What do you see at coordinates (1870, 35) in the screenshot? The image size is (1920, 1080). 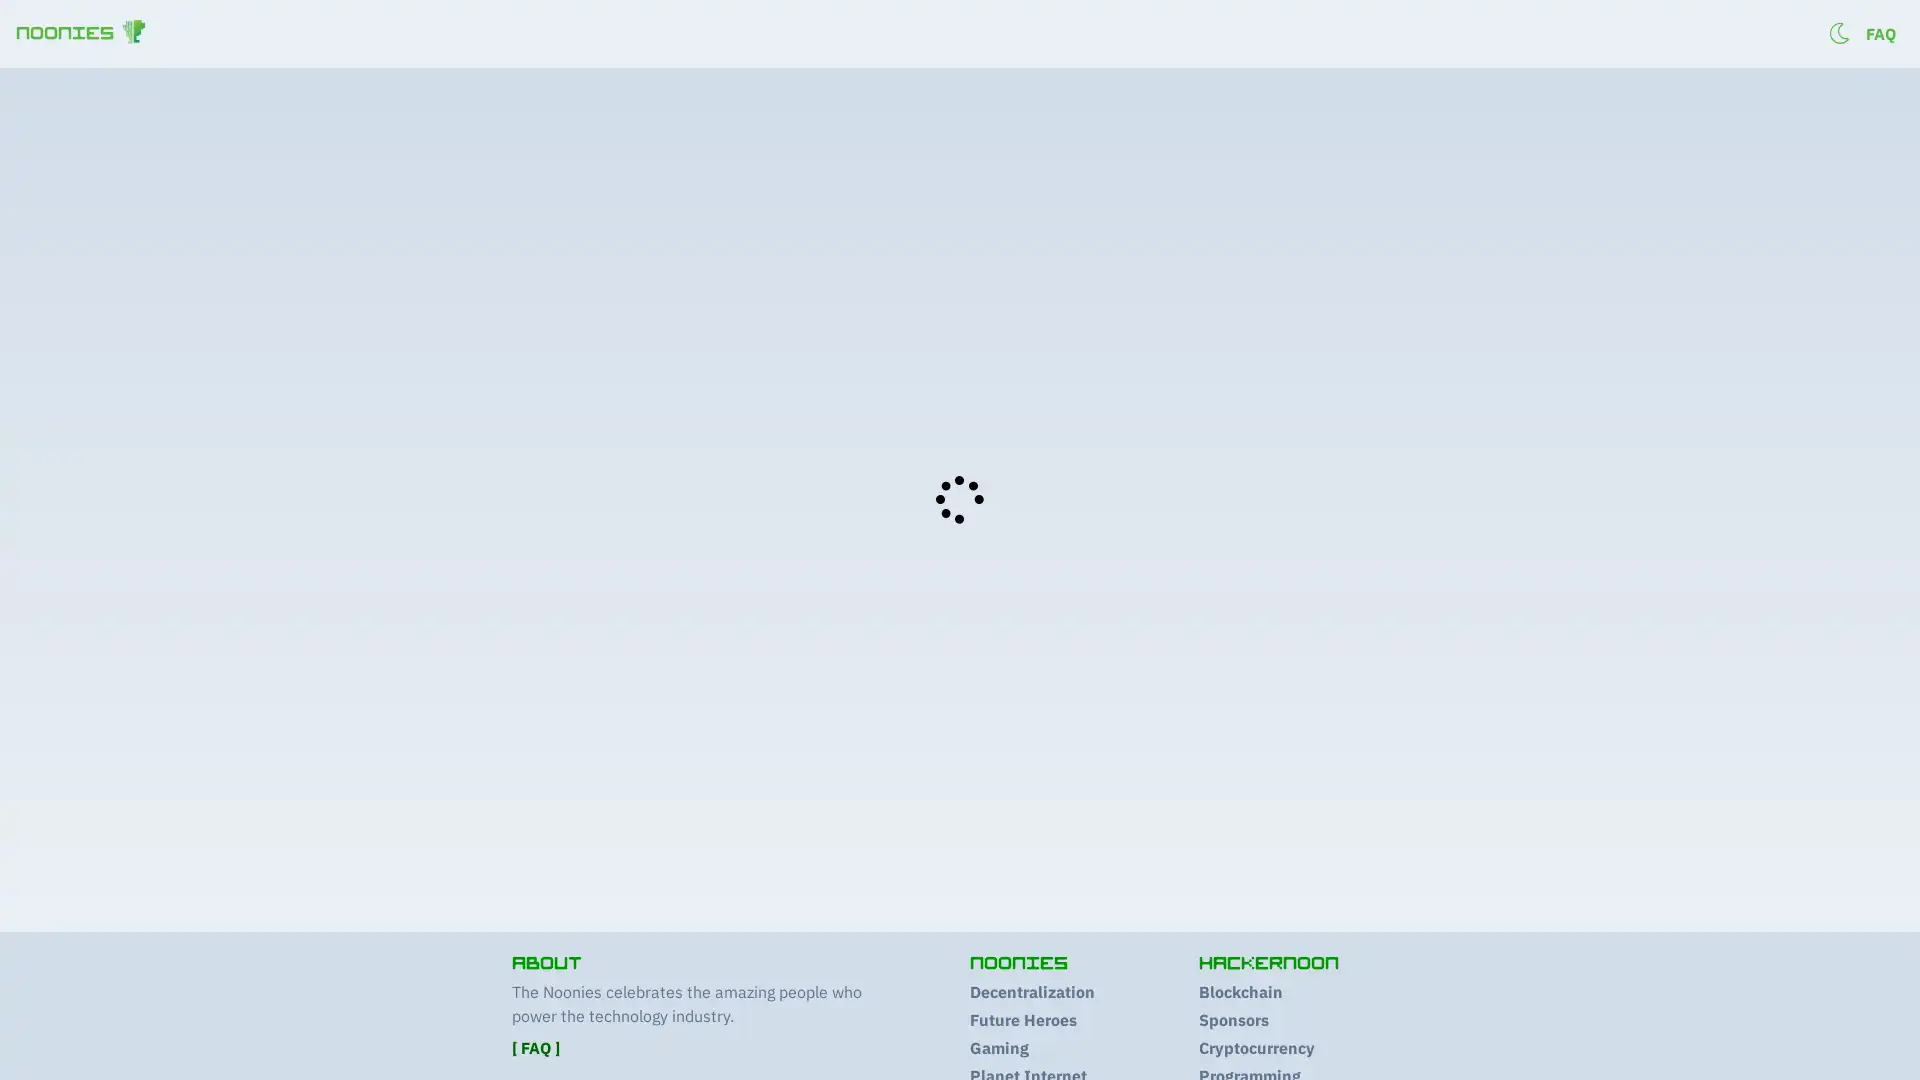 I see `Log in` at bounding box center [1870, 35].